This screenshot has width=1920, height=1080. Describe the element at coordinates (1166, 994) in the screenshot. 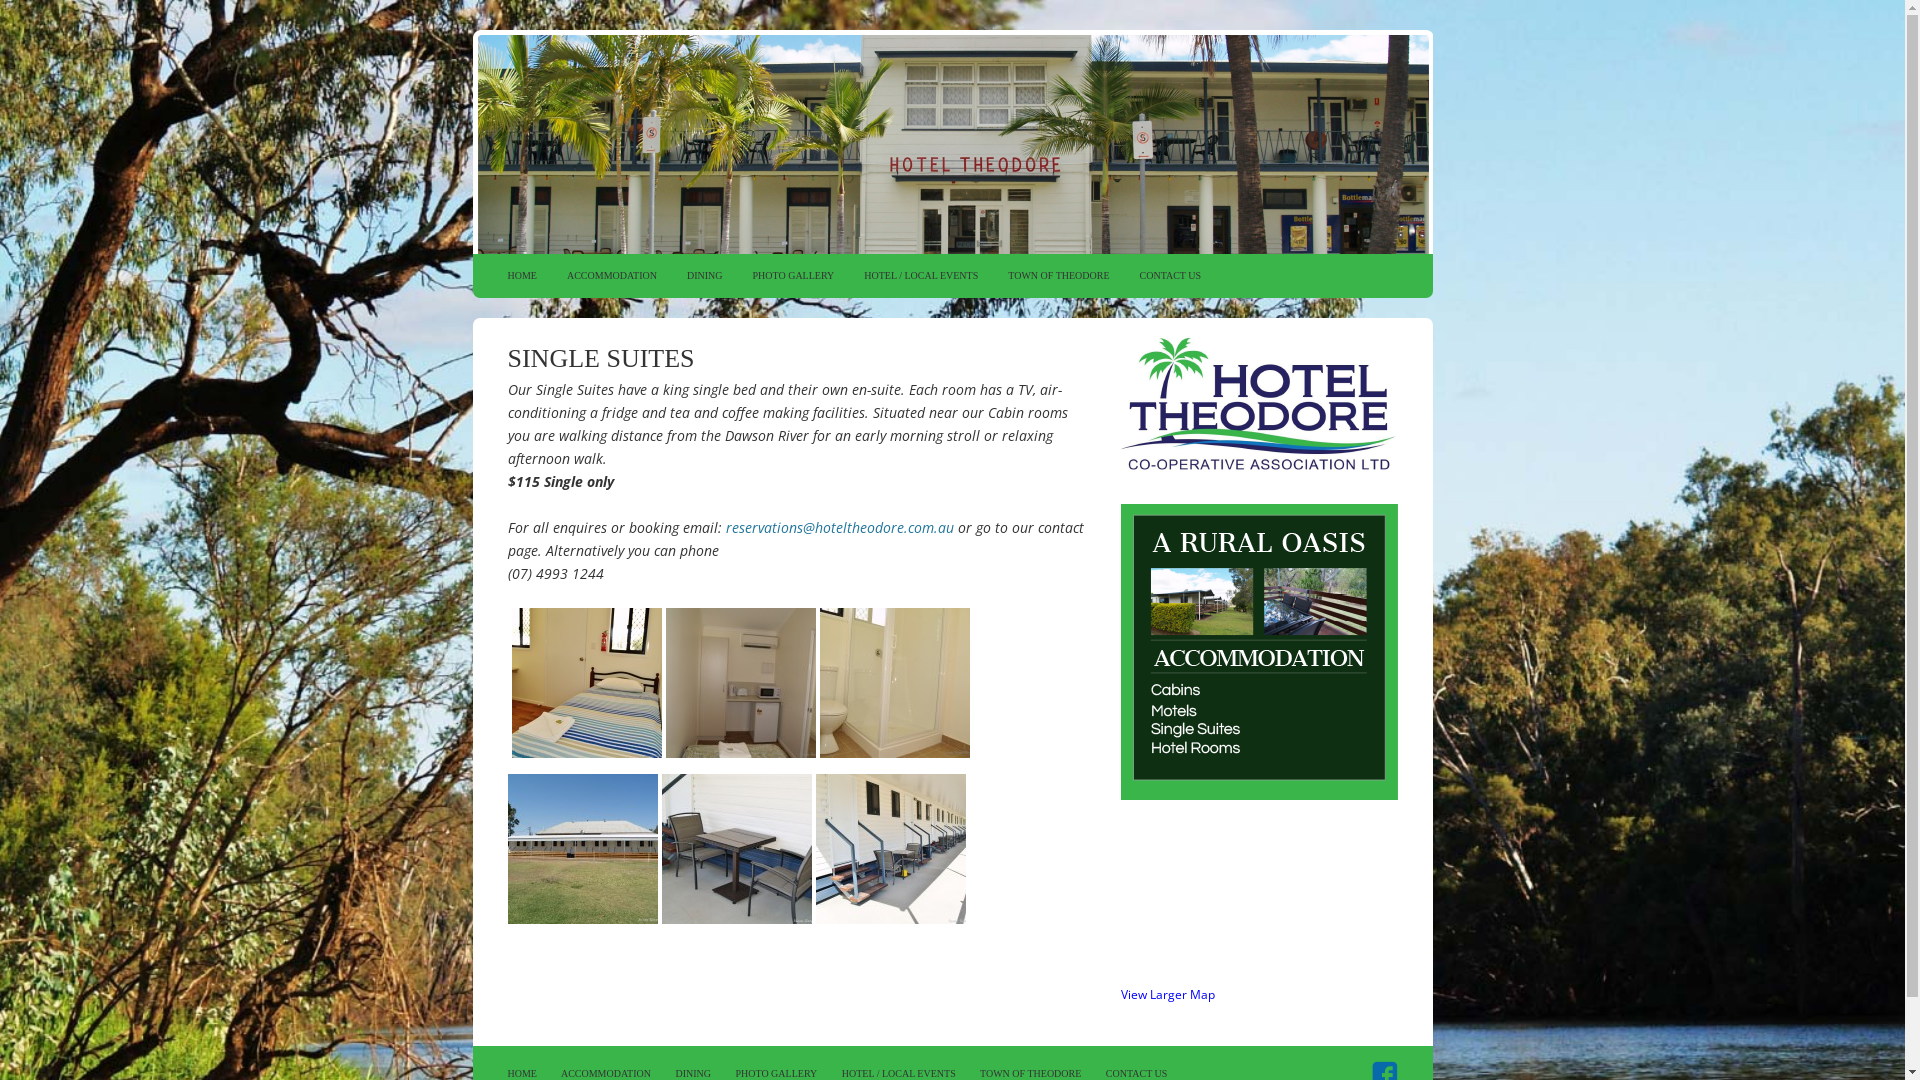

I see `'View Larger Map'` at that location.